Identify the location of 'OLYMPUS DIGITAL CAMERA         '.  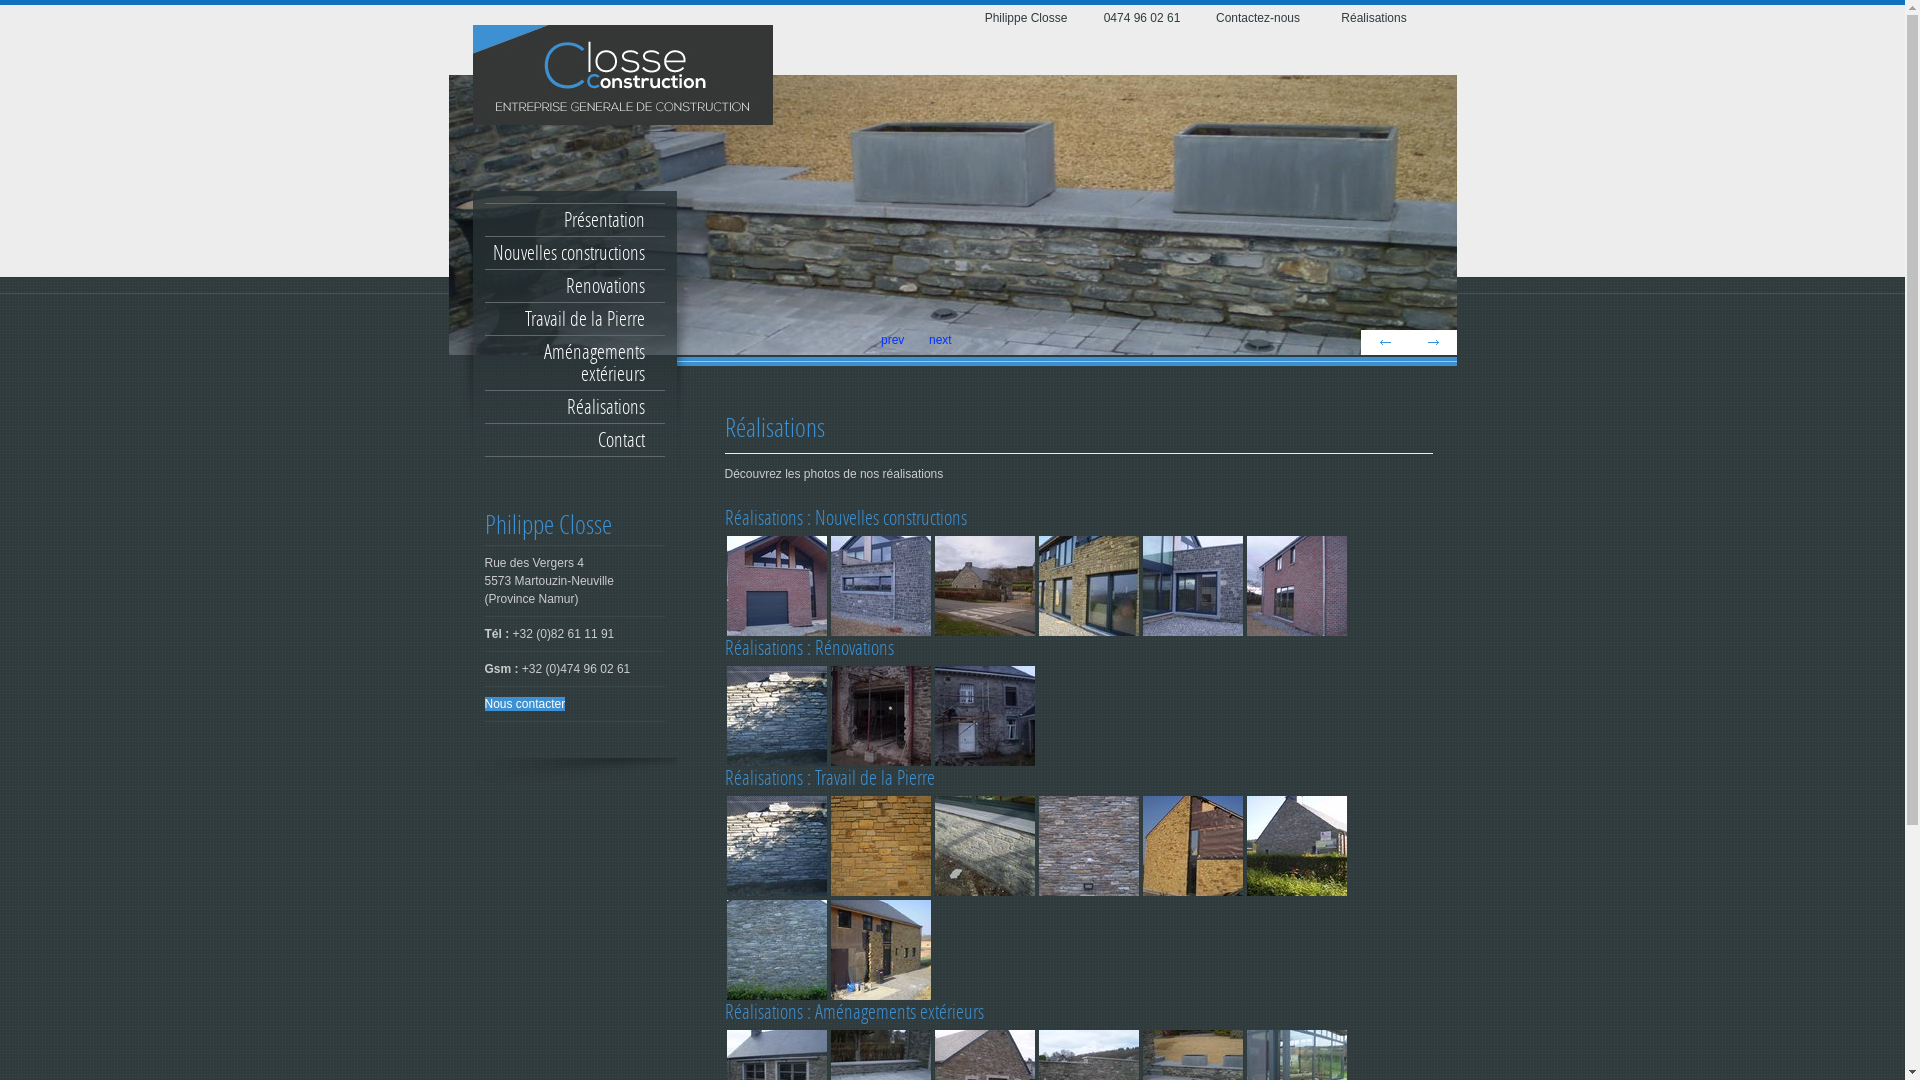
(1296, 585).